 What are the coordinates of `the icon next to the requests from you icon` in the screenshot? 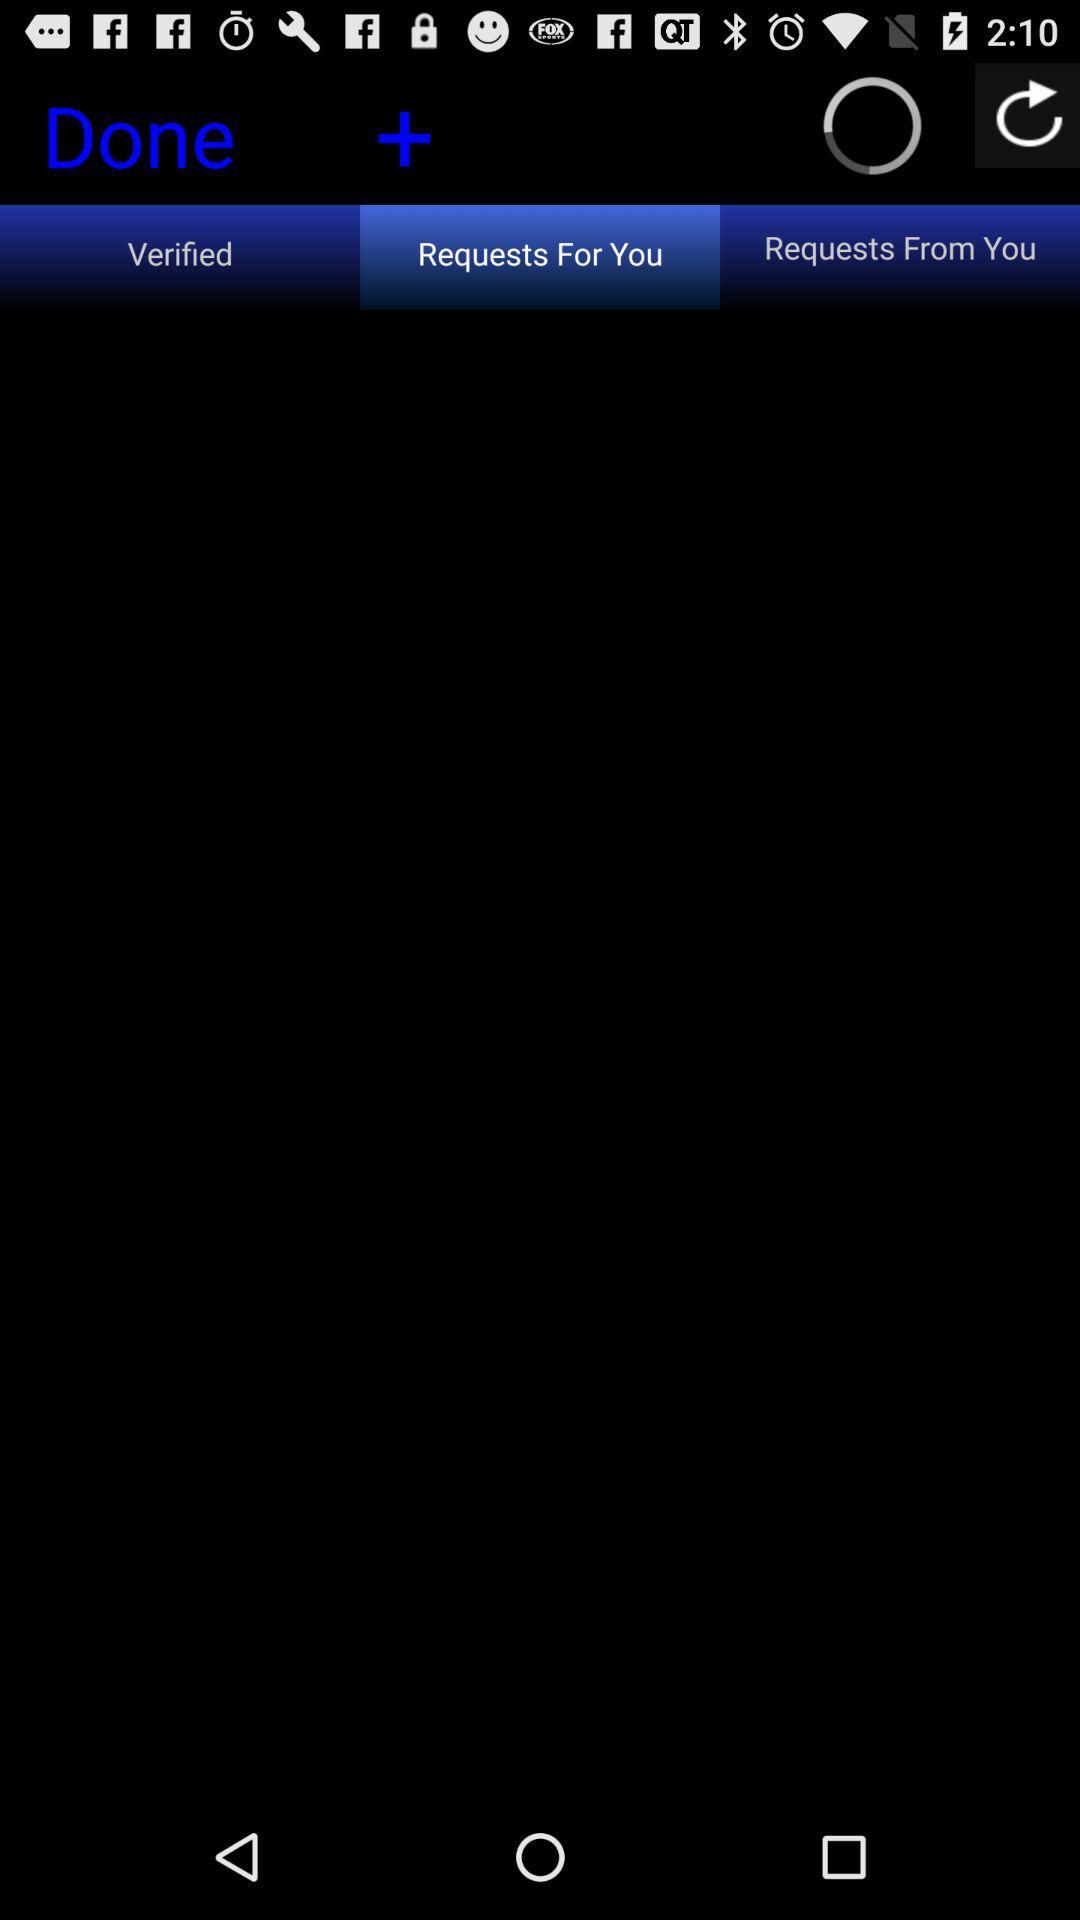 It's located at (404, 131).